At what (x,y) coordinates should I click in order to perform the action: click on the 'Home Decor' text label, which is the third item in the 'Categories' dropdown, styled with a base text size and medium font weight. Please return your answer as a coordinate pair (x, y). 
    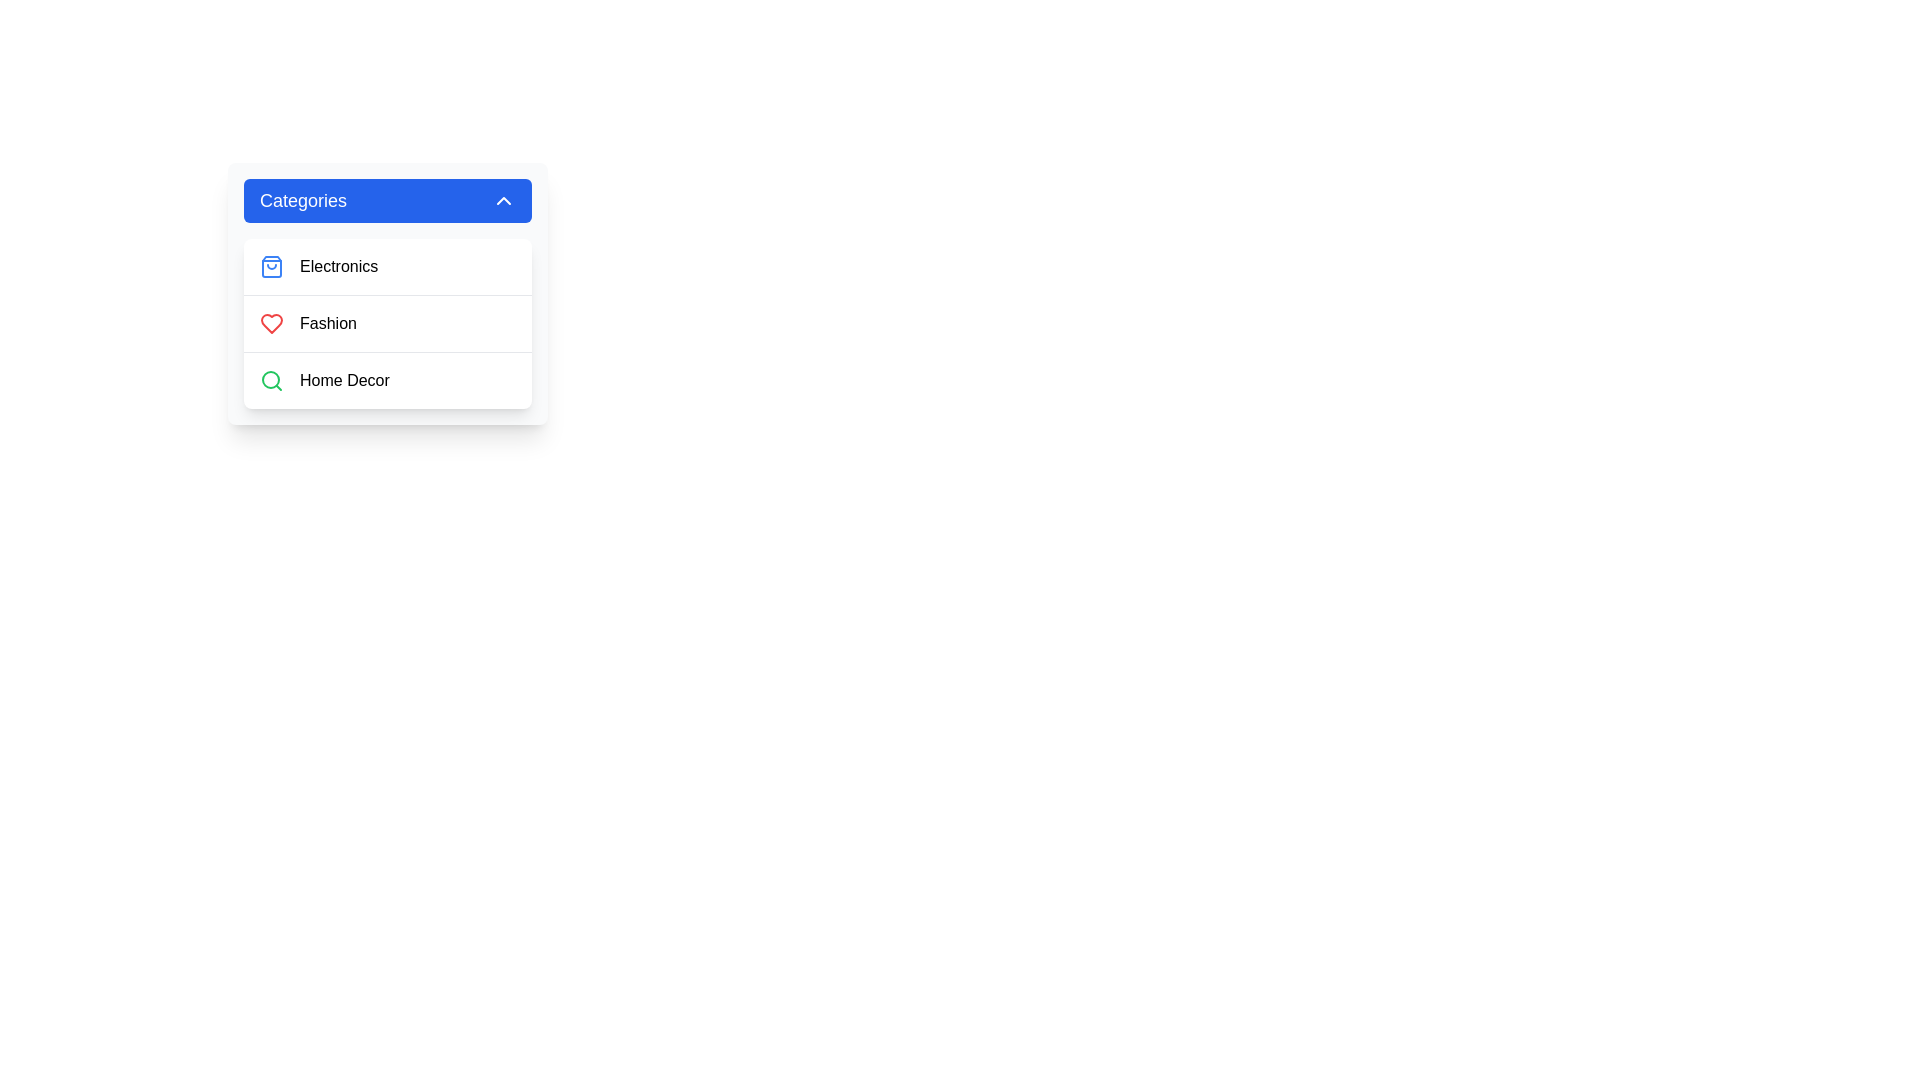
    Looking at the image, I should click on (344, 381).